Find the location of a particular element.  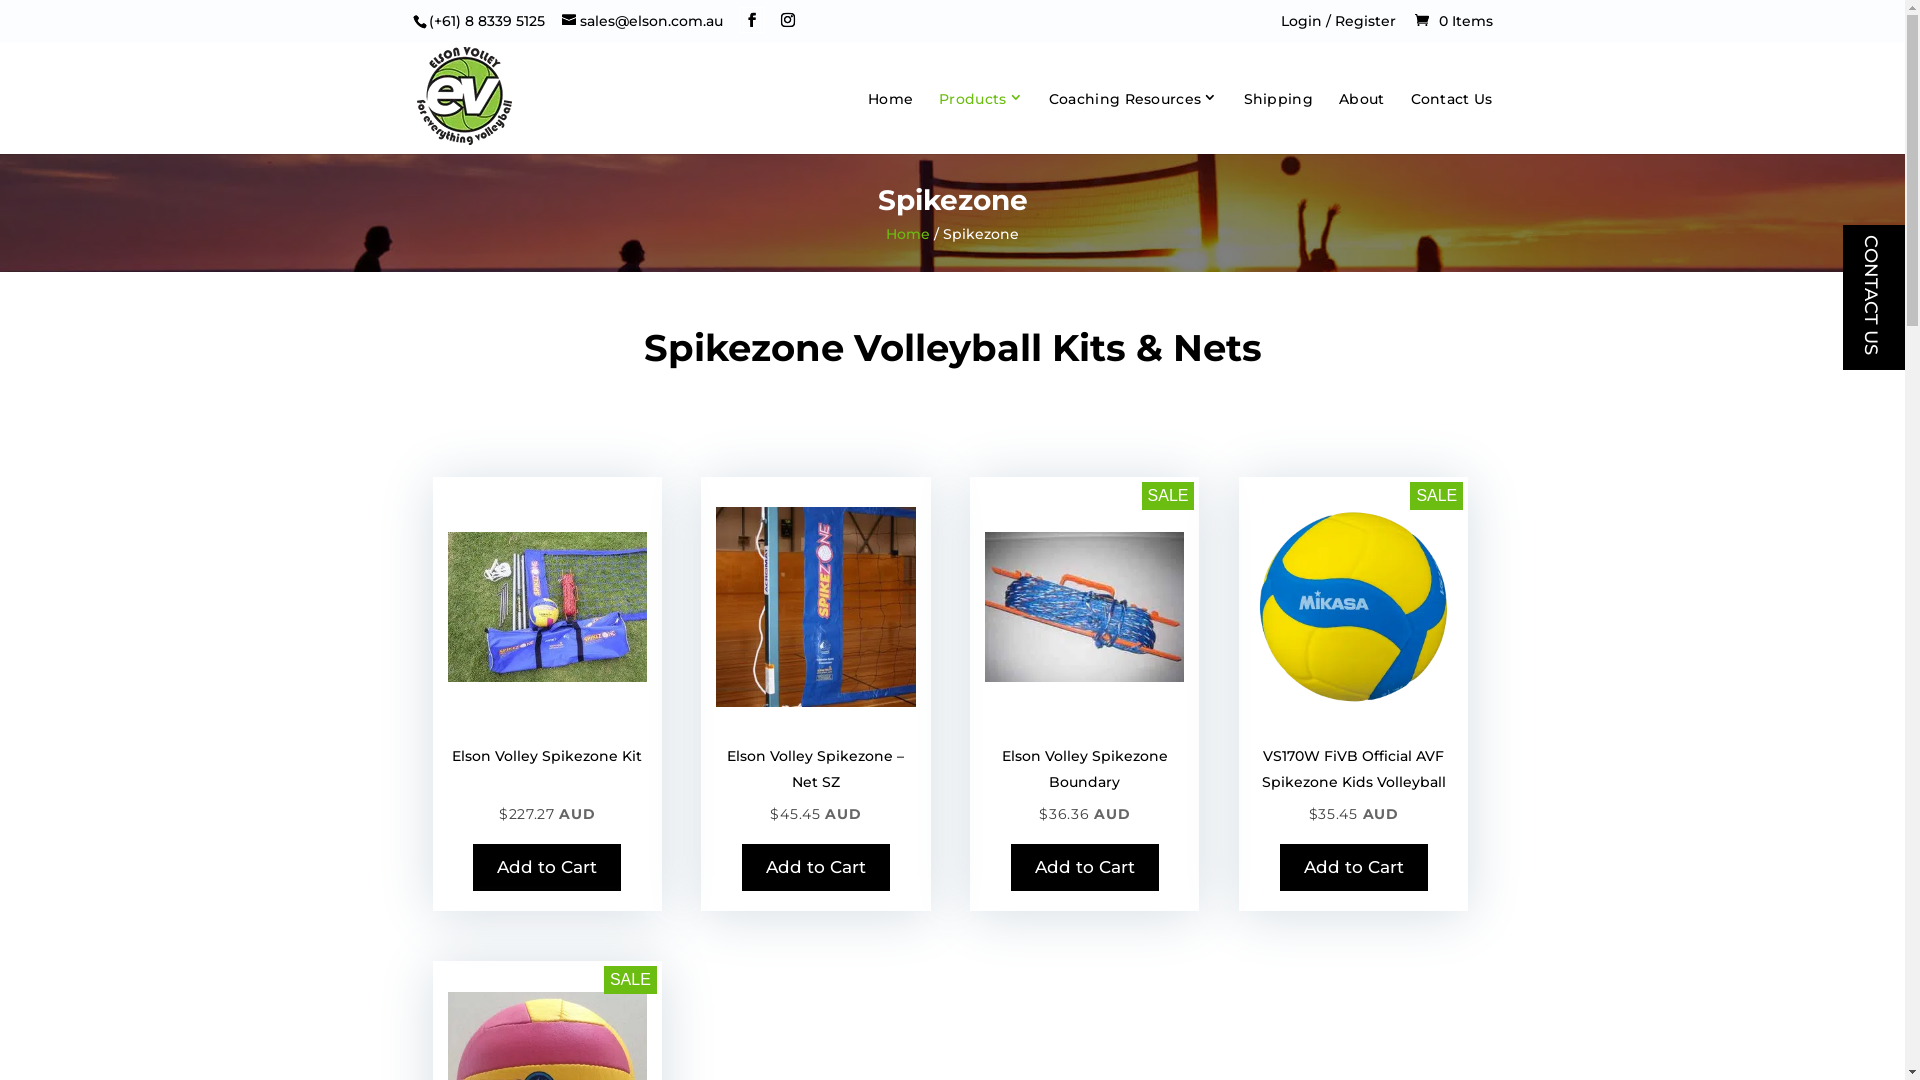

'Products' is located at coordinates (938, 119).